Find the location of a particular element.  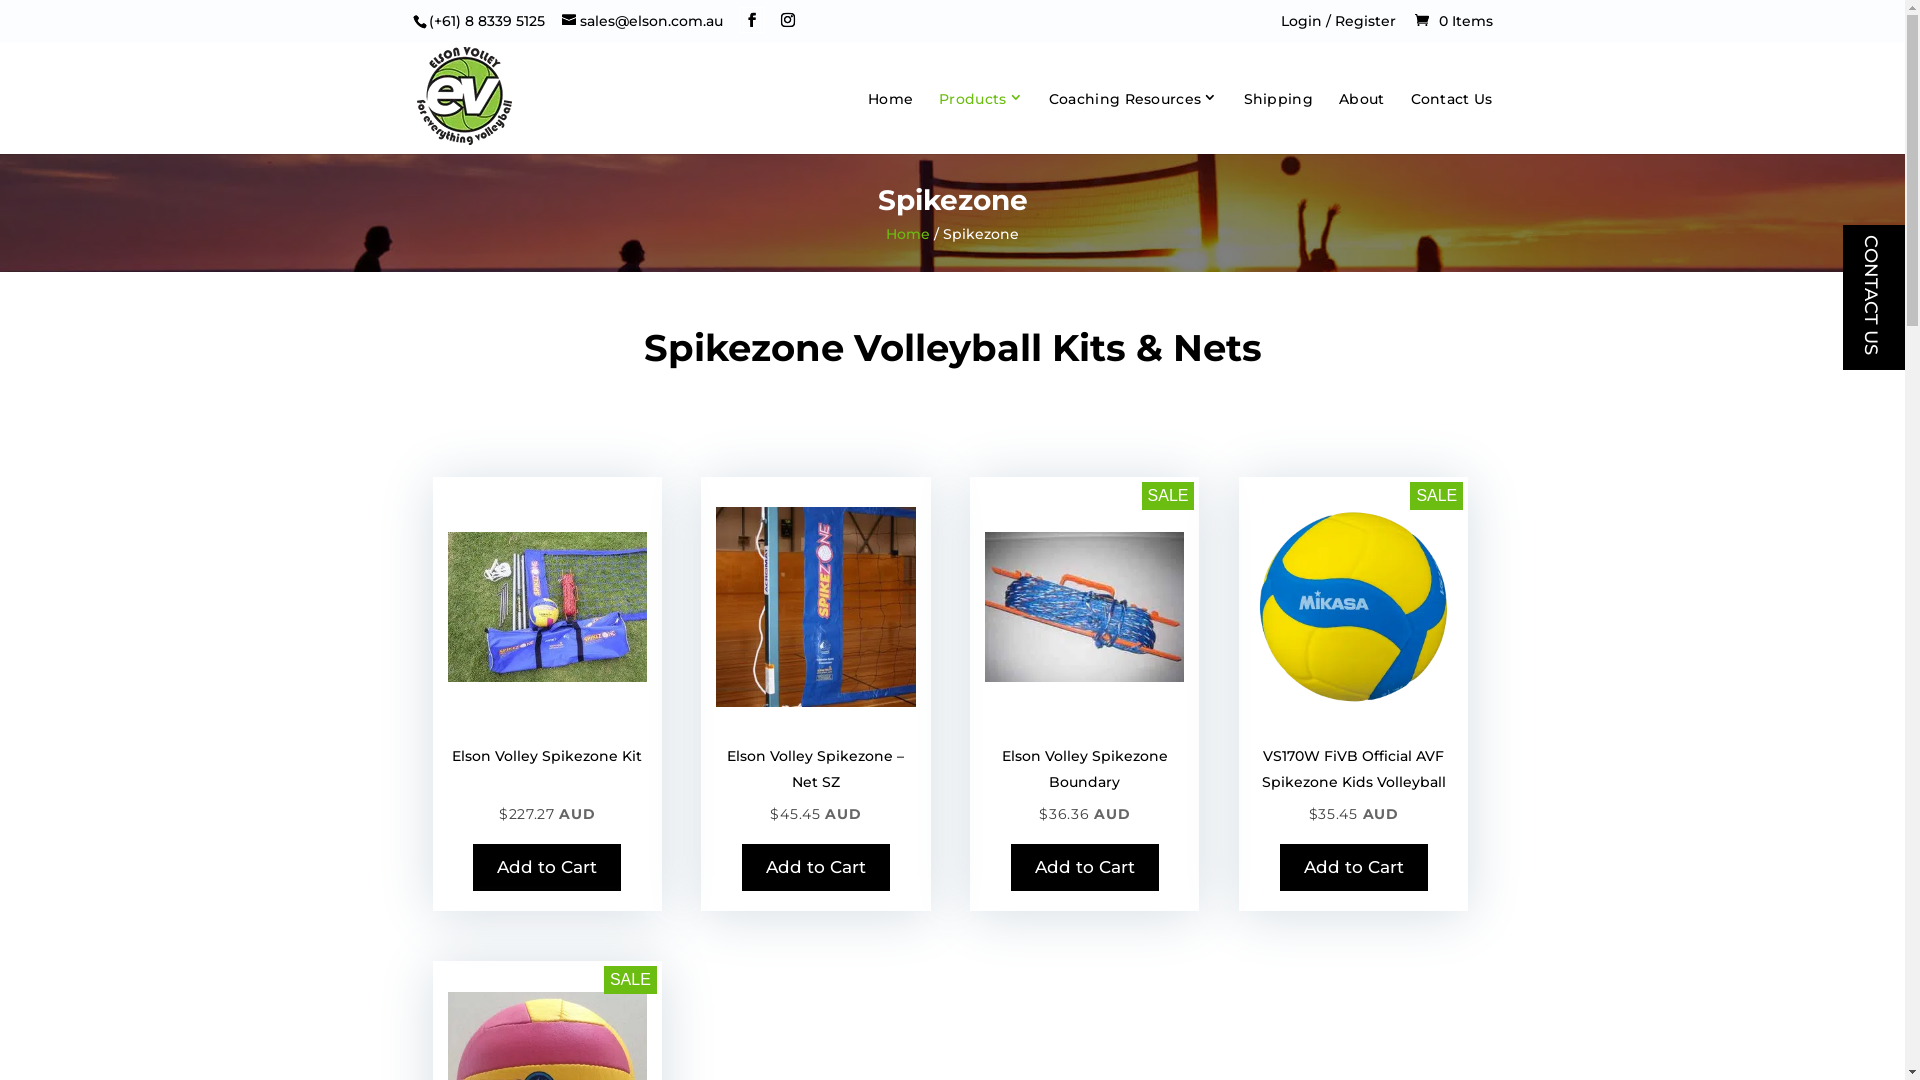

'Products' is located at coordinates (938, 119).